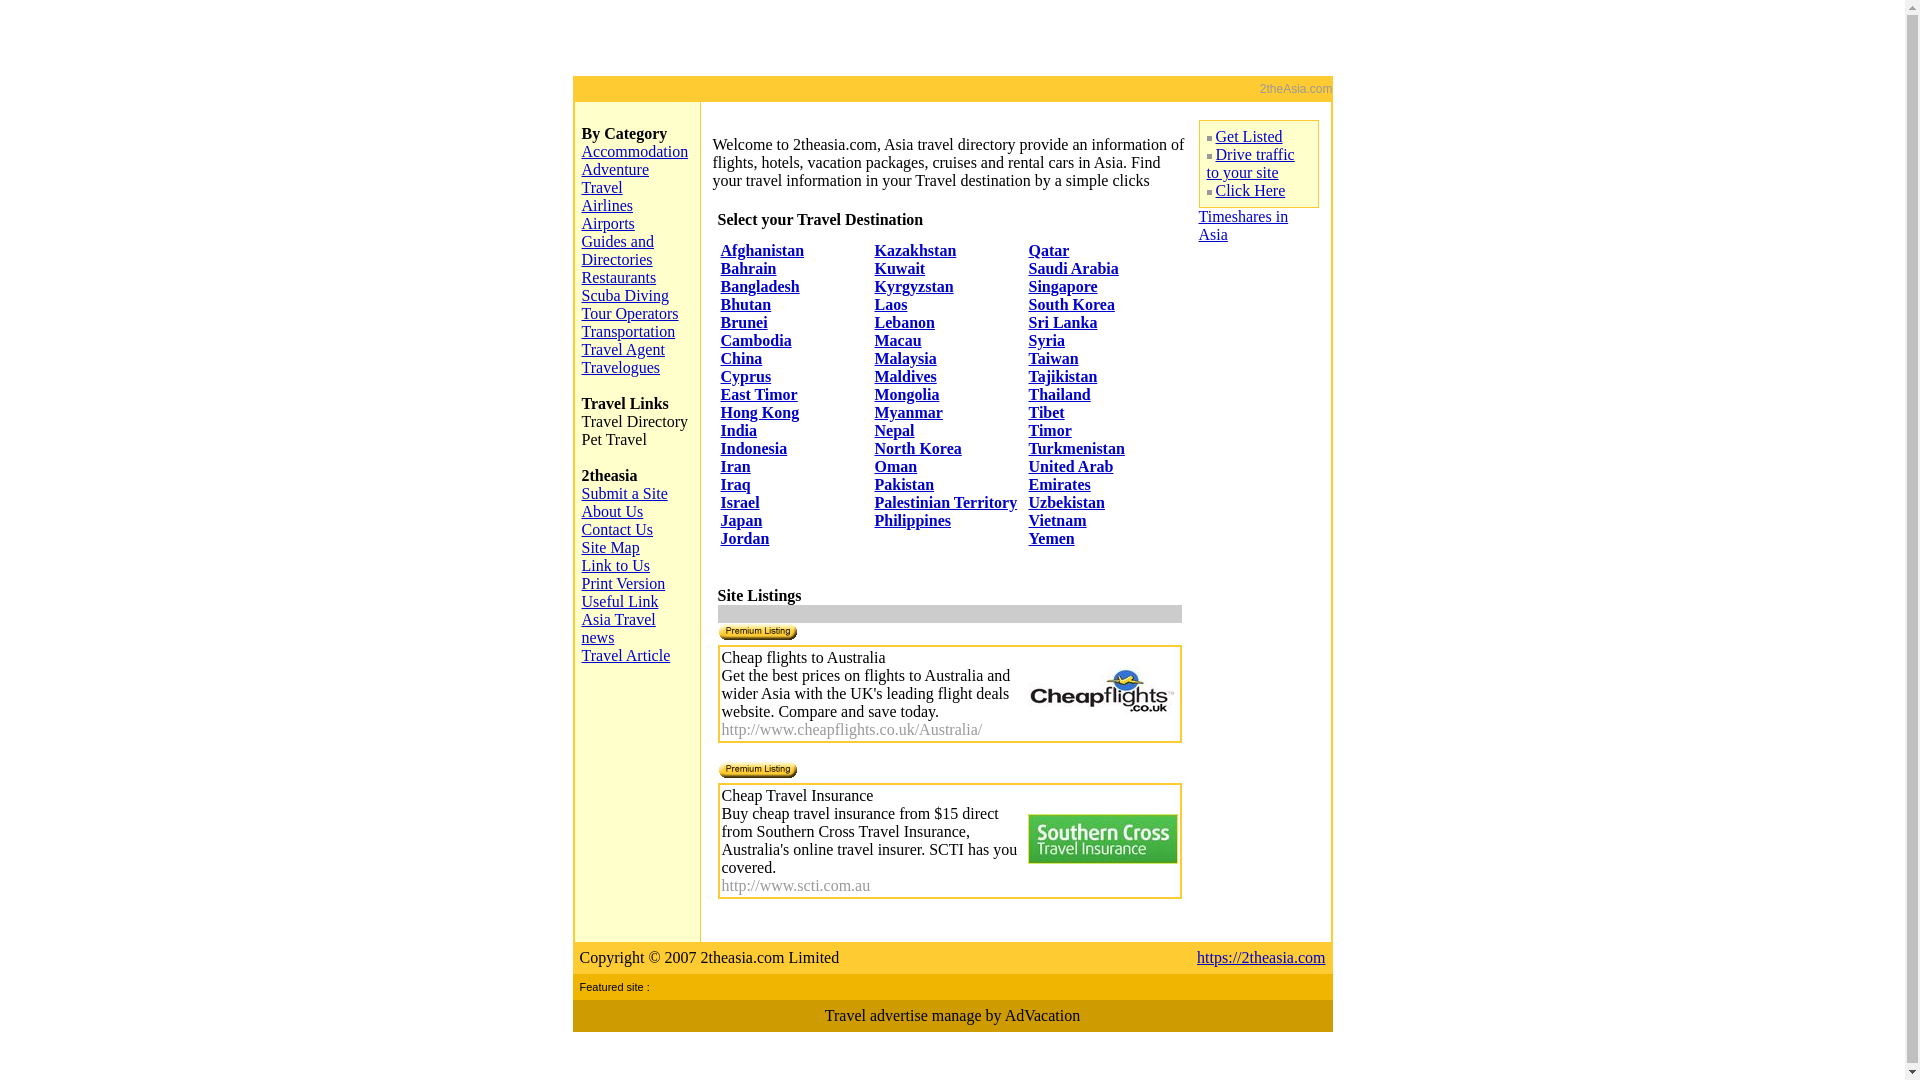 The width and height of the screenshot is (1920, 1080). Describe the element at coordinates (1045, 411) in the screenshot. I see `'Tibet'` at that location.